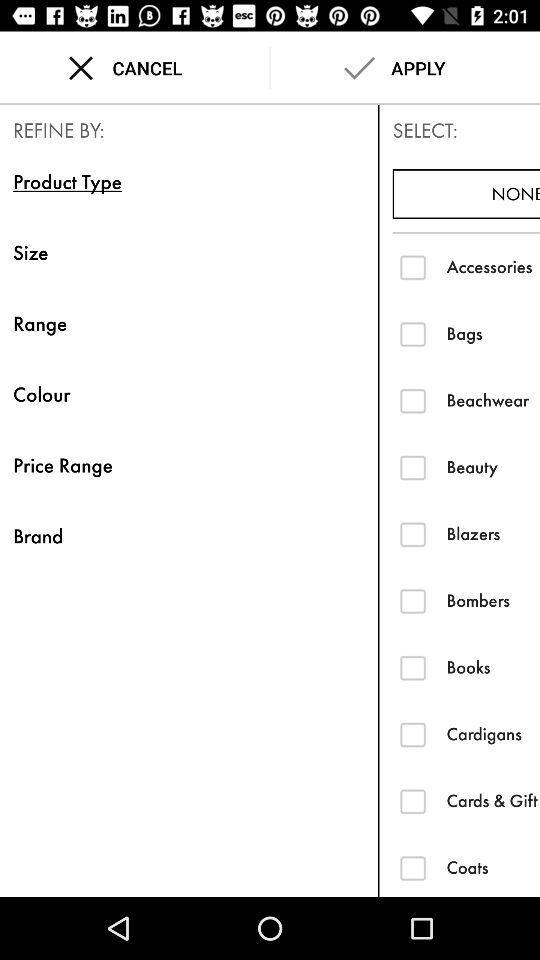 The image size is (540, 960). What do you see at coordinates (412, 399) in the screenshot?
I see `beachwear option checkbox` at bounding box center [412, 399].